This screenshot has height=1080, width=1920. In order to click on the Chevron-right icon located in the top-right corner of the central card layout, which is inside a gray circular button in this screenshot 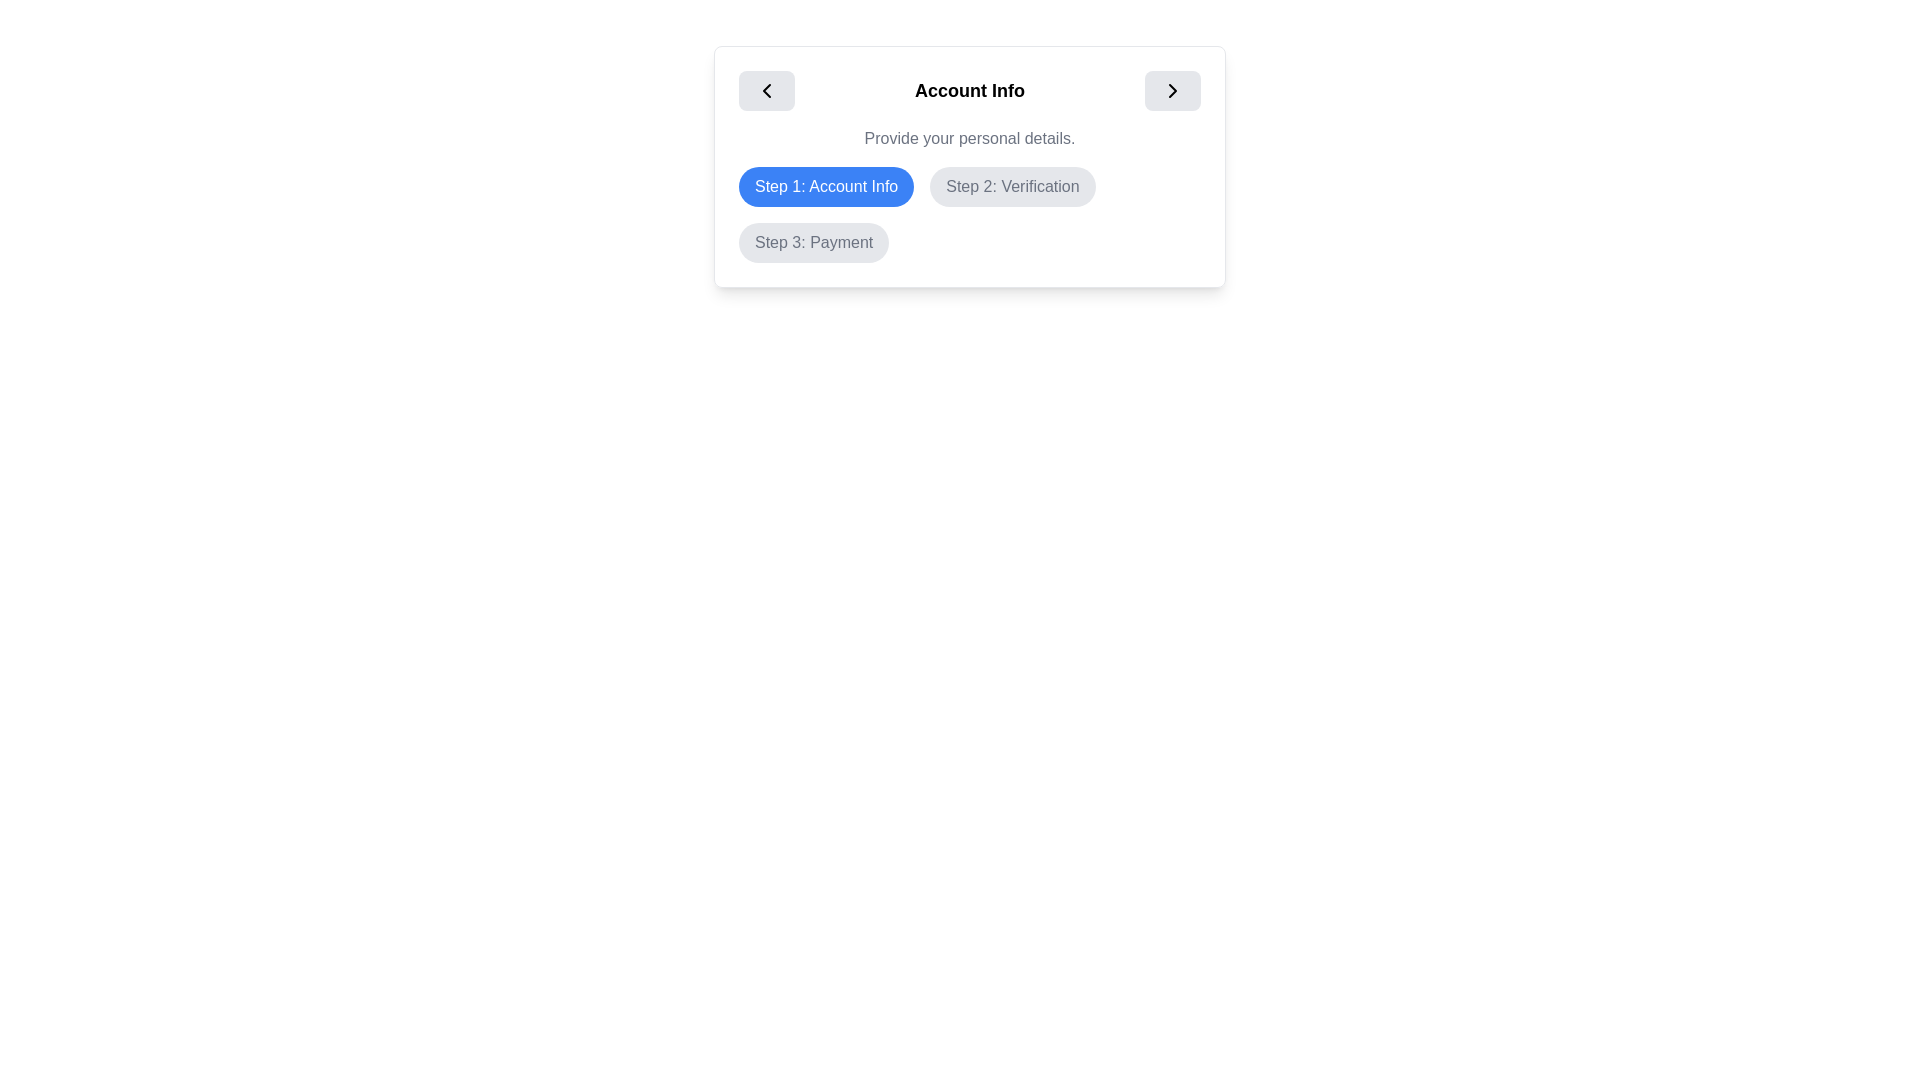, I will do `click(1172, 91)`.